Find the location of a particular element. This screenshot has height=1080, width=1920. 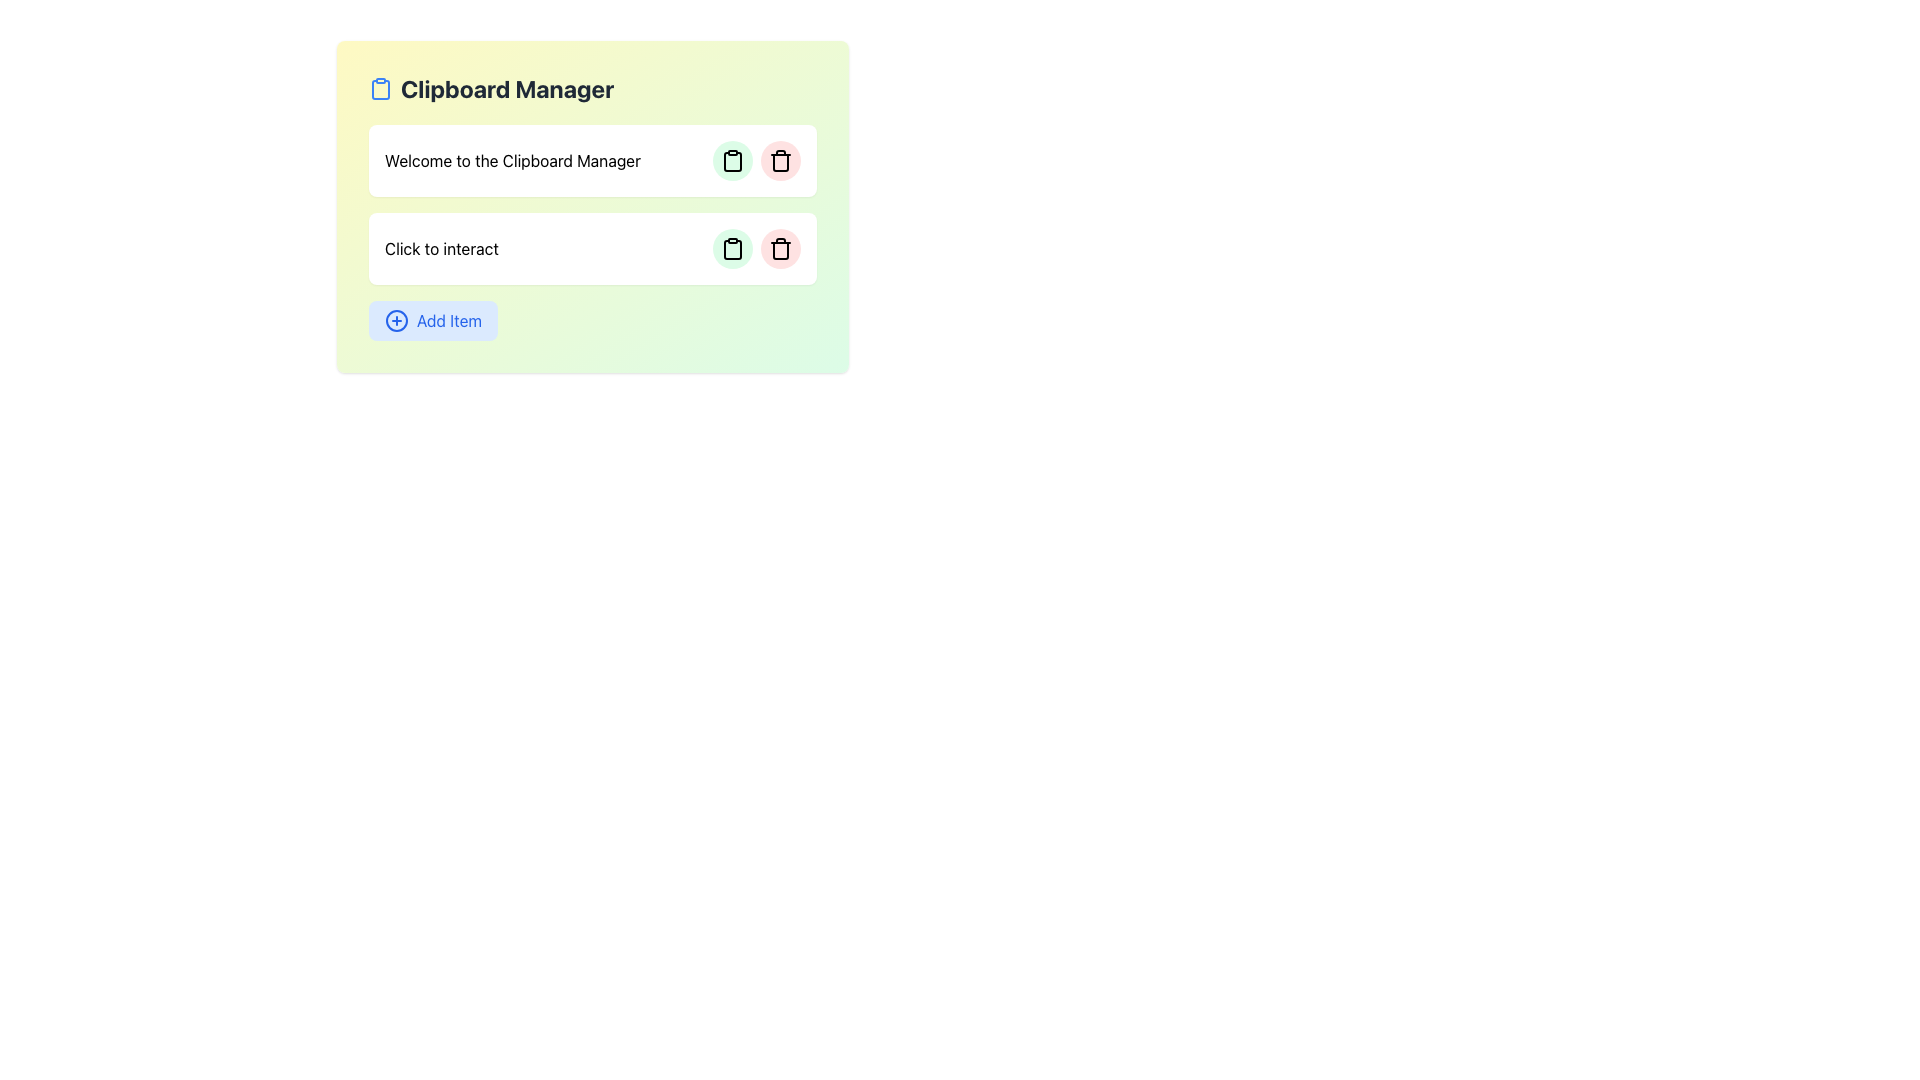

the clipboard icon with a green fill, located in the second row of the Clipboard Manager interface, to the right of 'Click to interact' and adjacent to the trash bin icon is located at coordinates (732, 249).